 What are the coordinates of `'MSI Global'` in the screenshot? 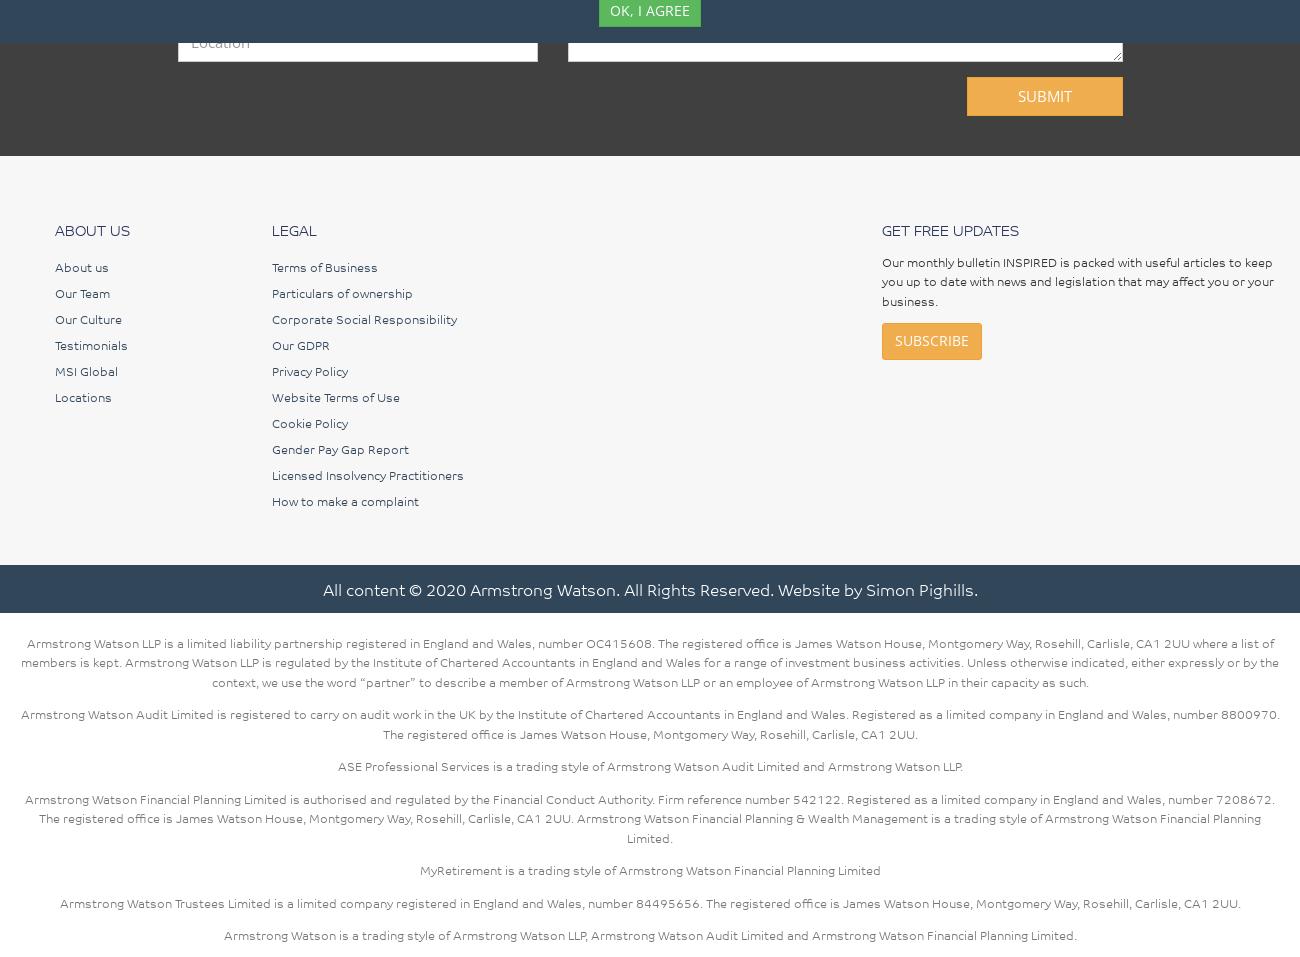 It's located at (86, 369).